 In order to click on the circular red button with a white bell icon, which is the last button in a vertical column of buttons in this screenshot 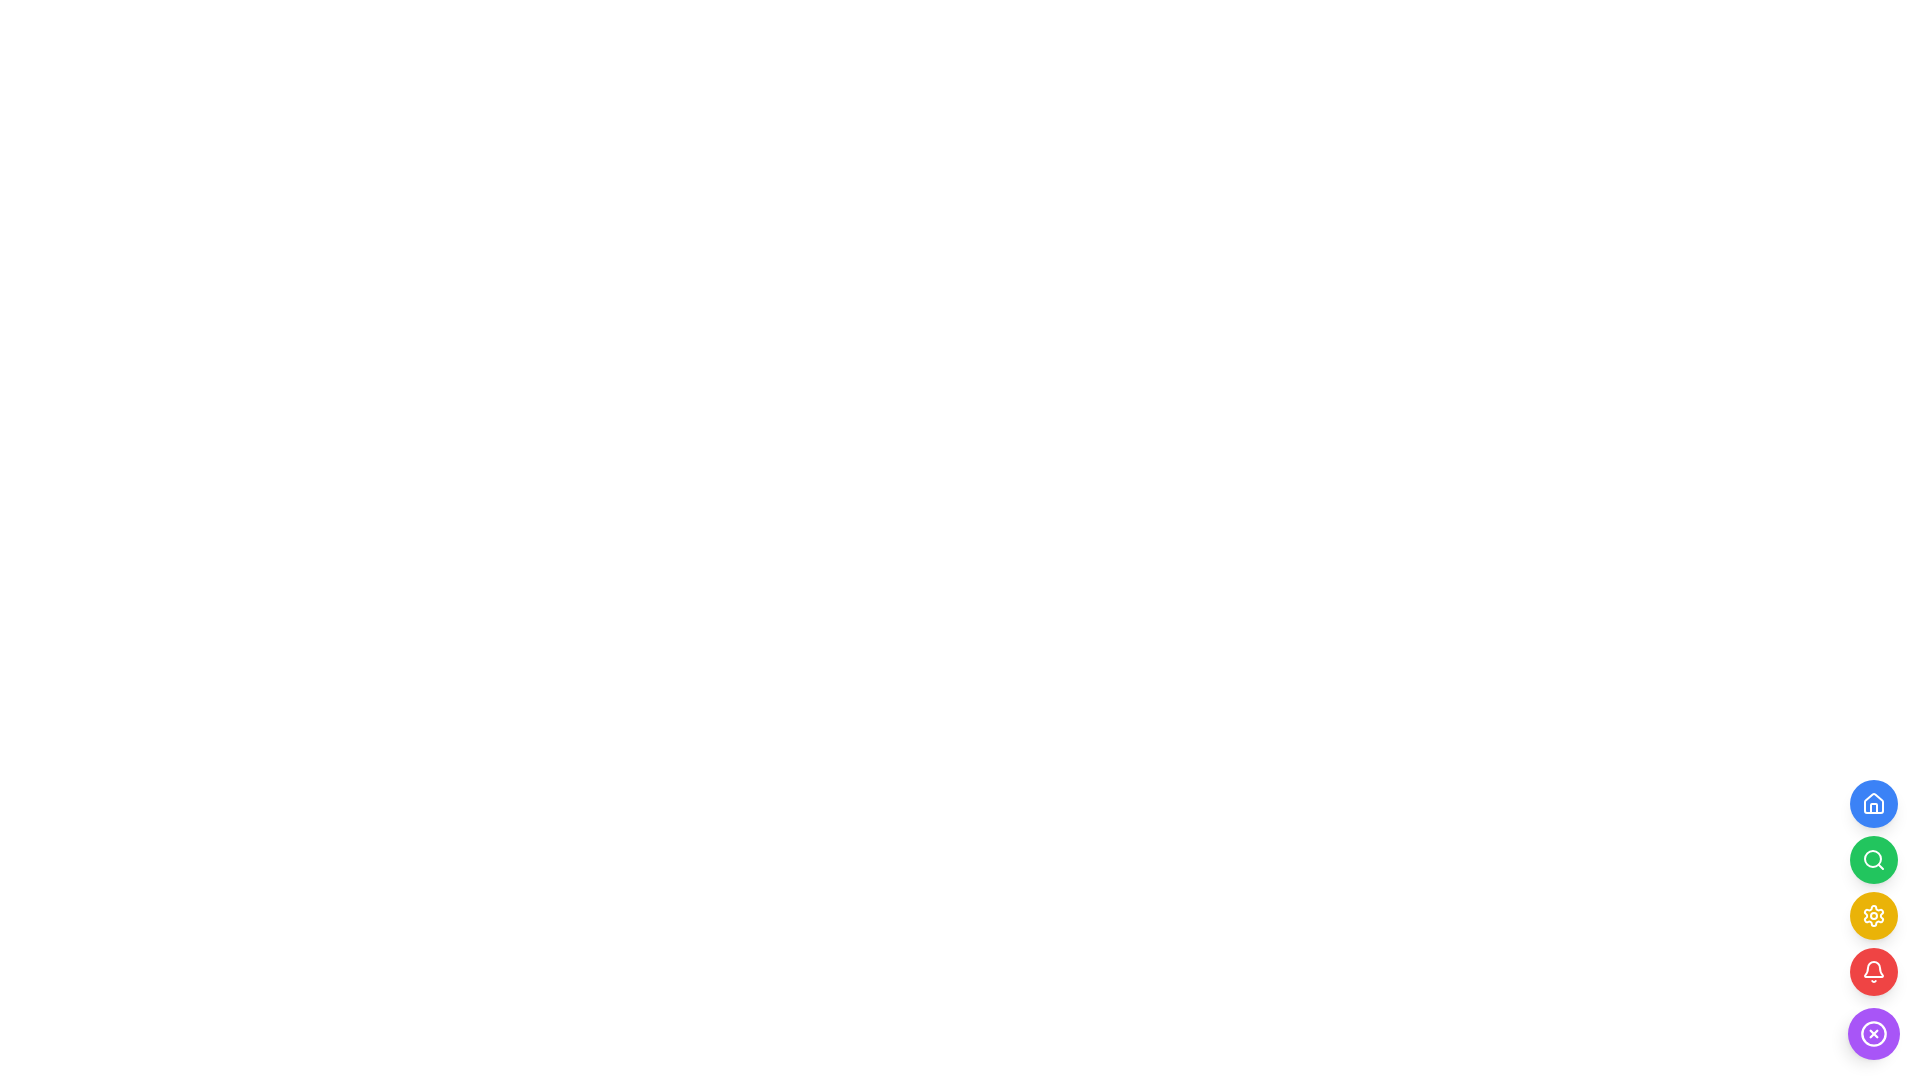, I will do `click(1872, 971)`.